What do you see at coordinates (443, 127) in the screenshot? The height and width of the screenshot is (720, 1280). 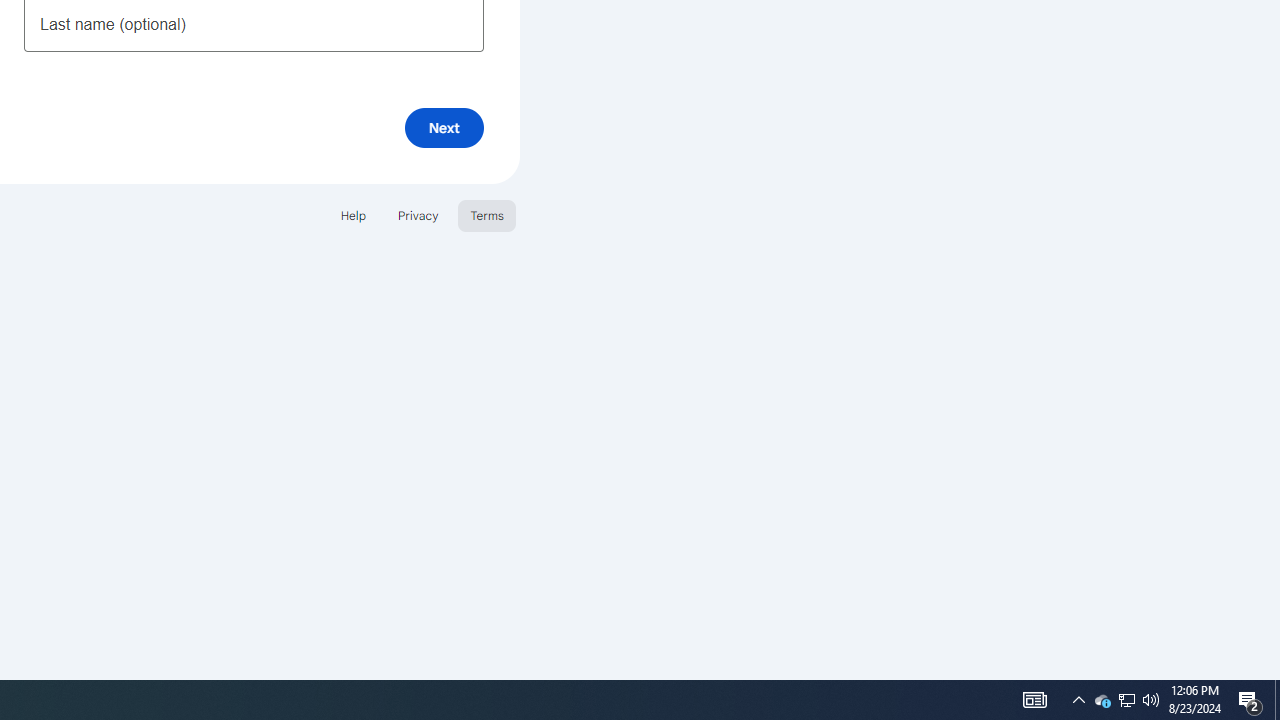 I see `'Next'` at bounding box center [443, 127].